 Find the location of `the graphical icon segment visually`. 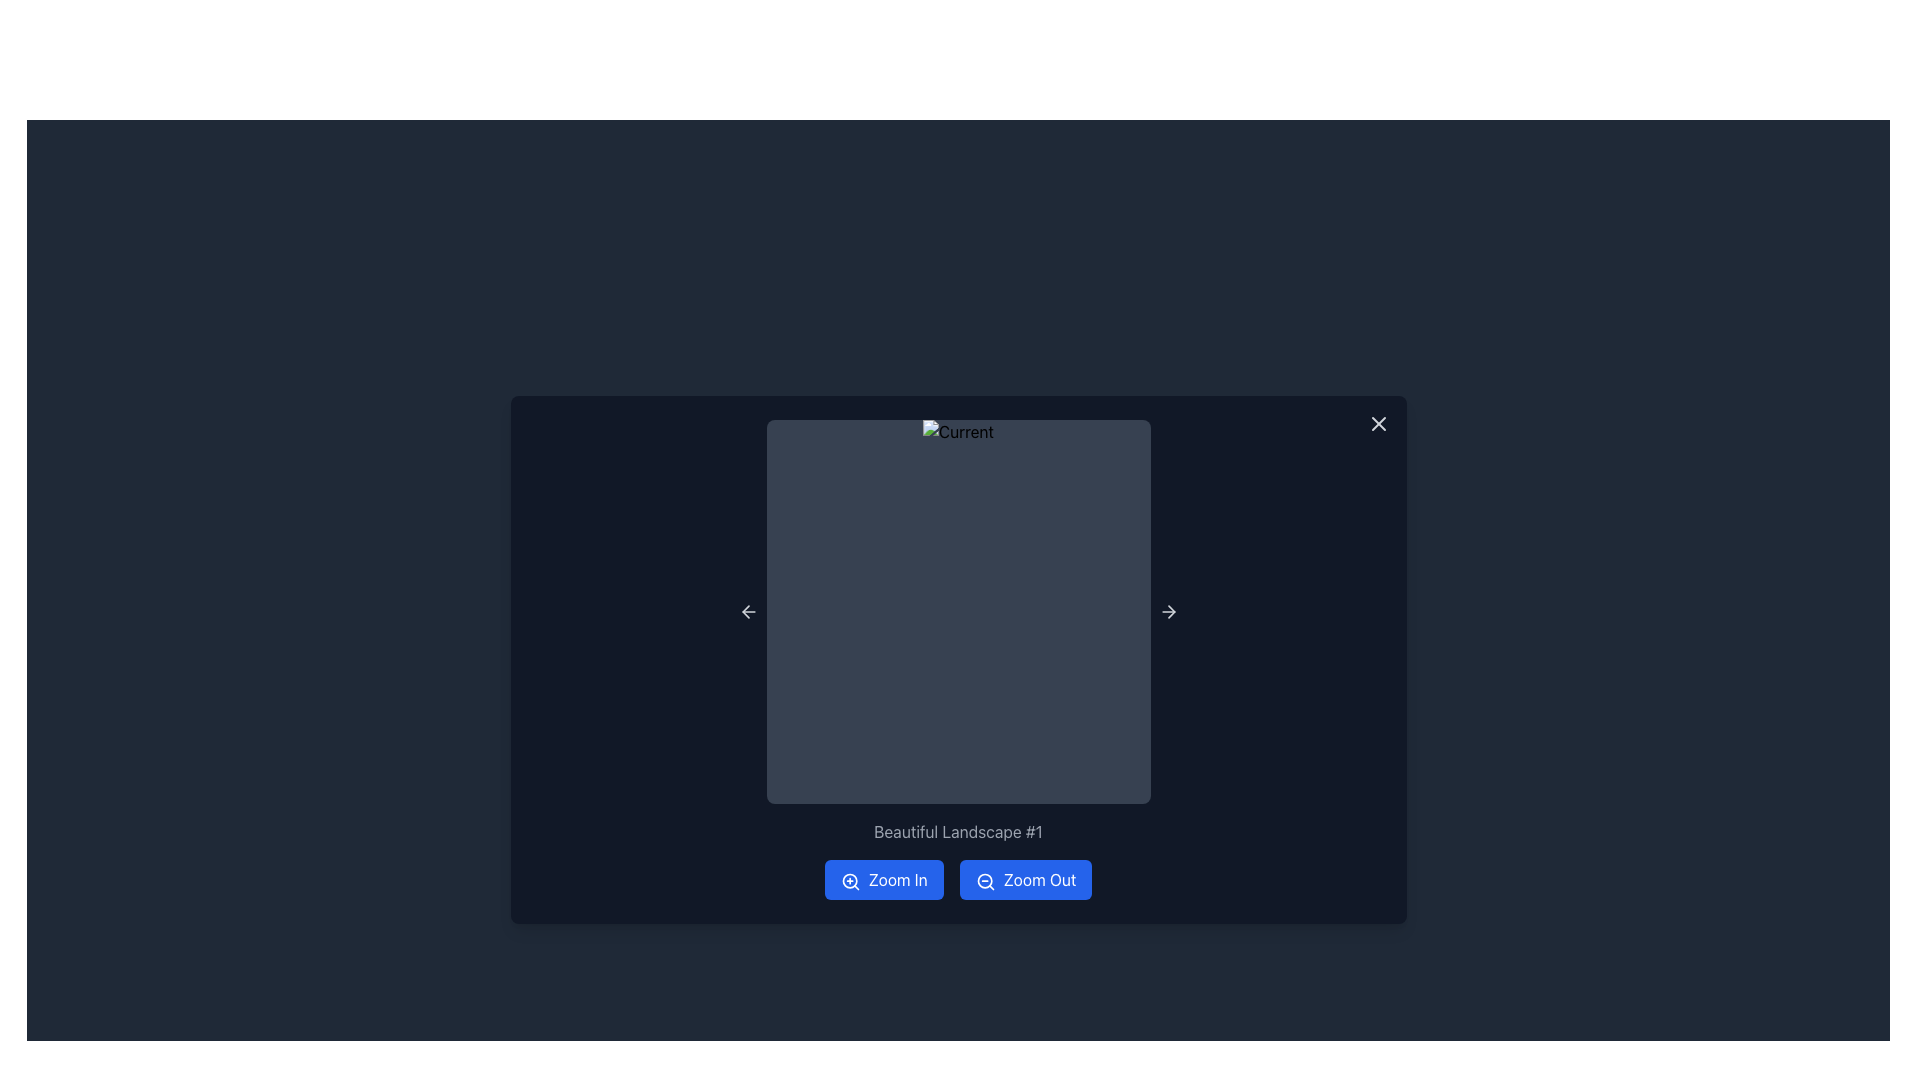

the graphical icon segment visually is located at coordinates (1377, 423).